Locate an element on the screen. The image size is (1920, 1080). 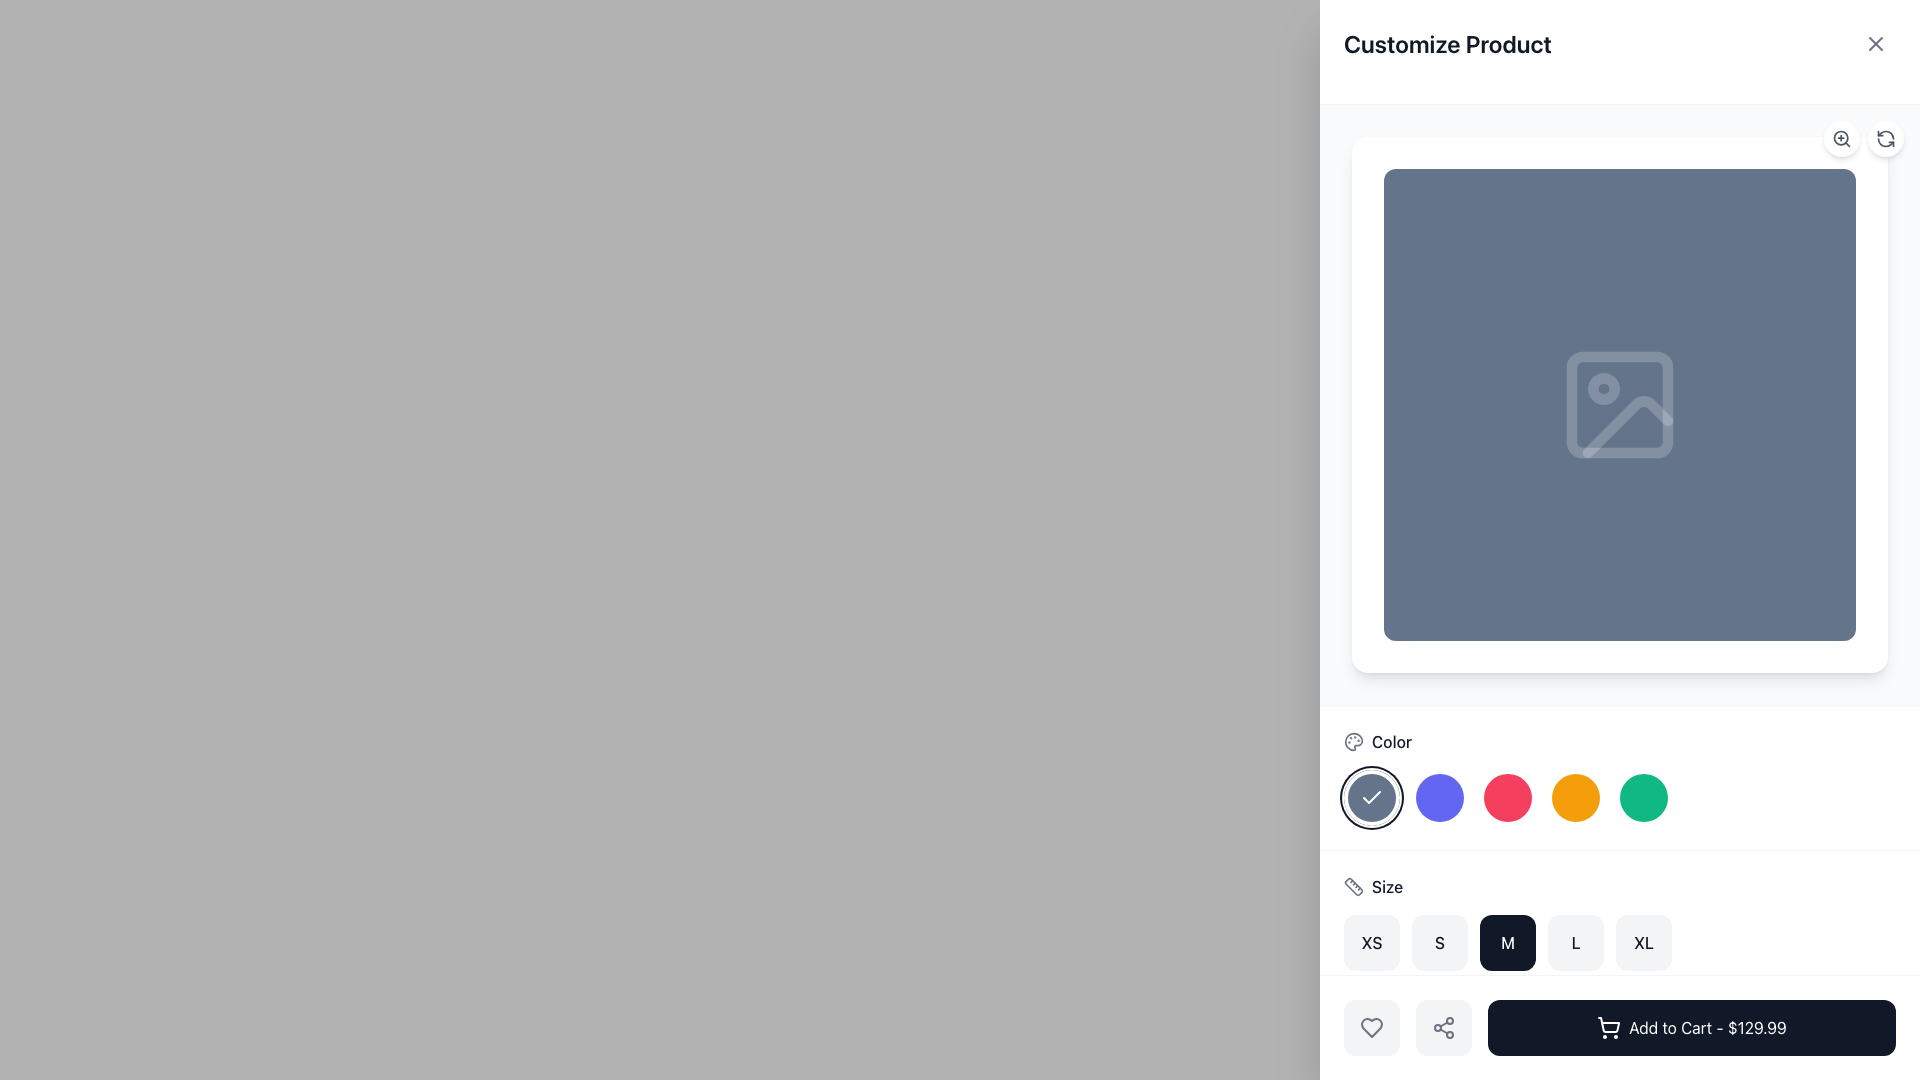
the third circular rose-red button in the color selection row is located at coordinates (1507, 797).